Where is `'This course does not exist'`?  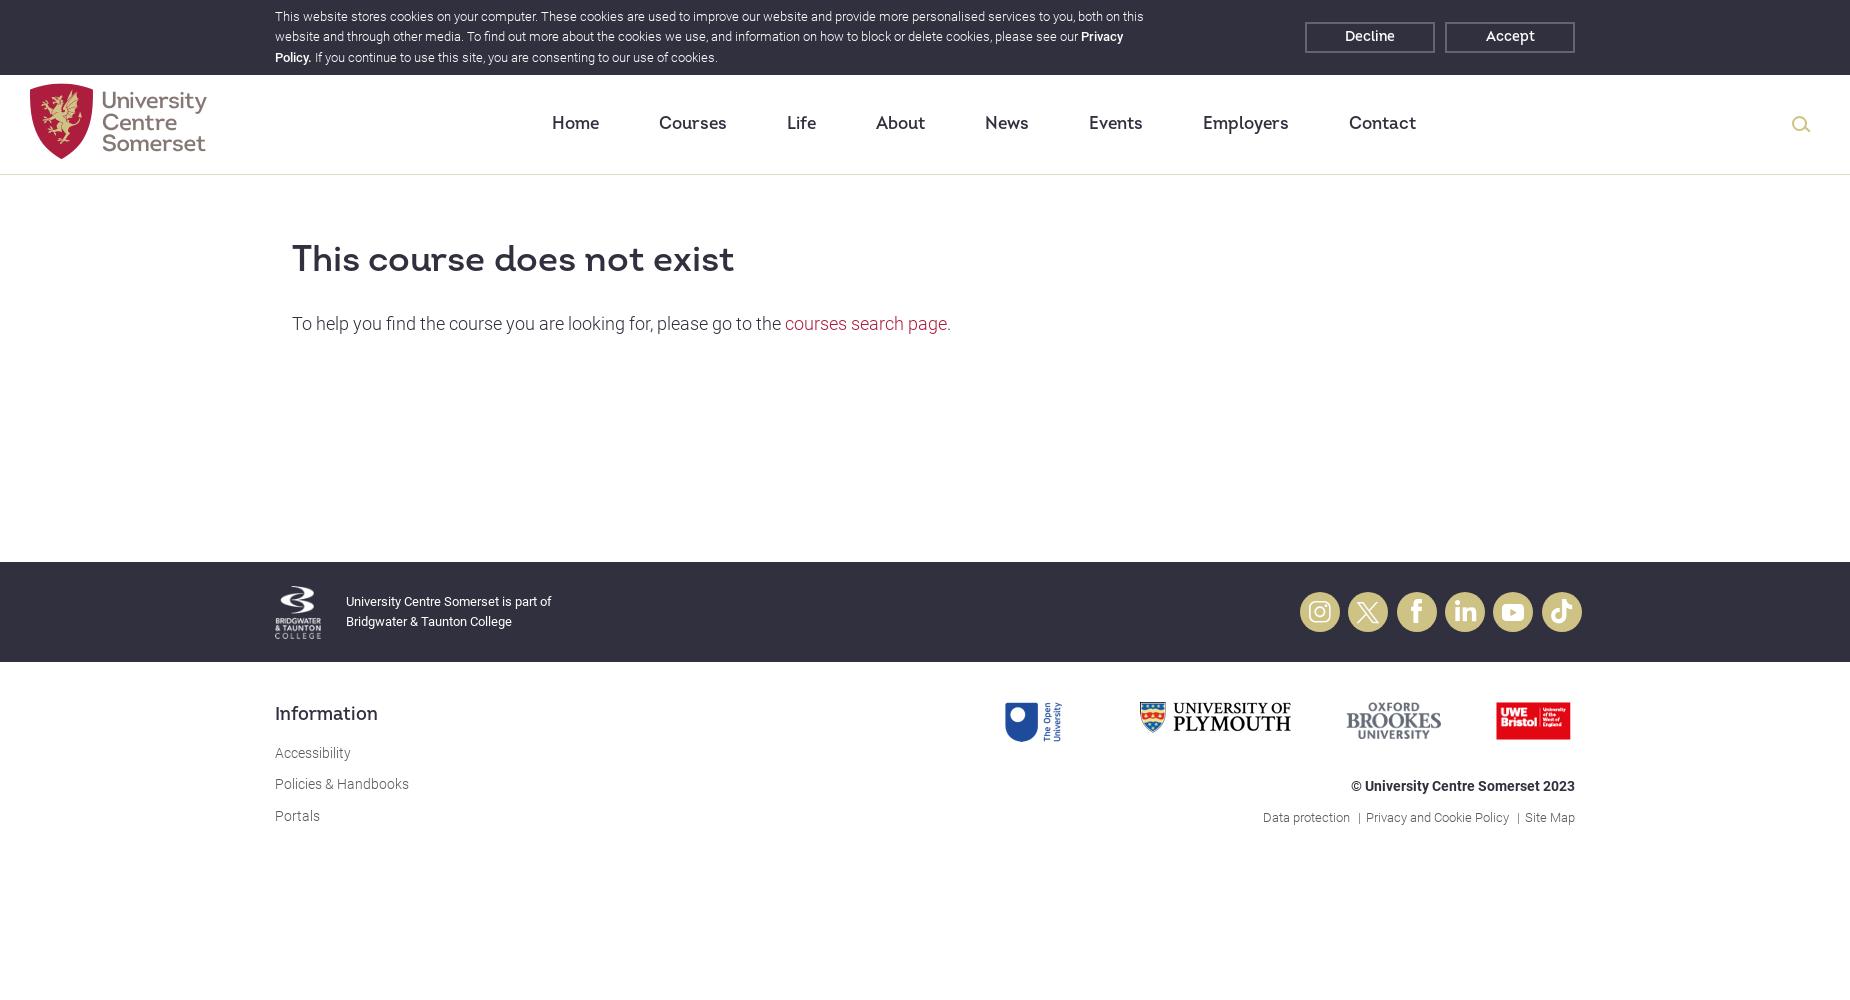 'This course does not exist' is located at coordinates (513, 259).